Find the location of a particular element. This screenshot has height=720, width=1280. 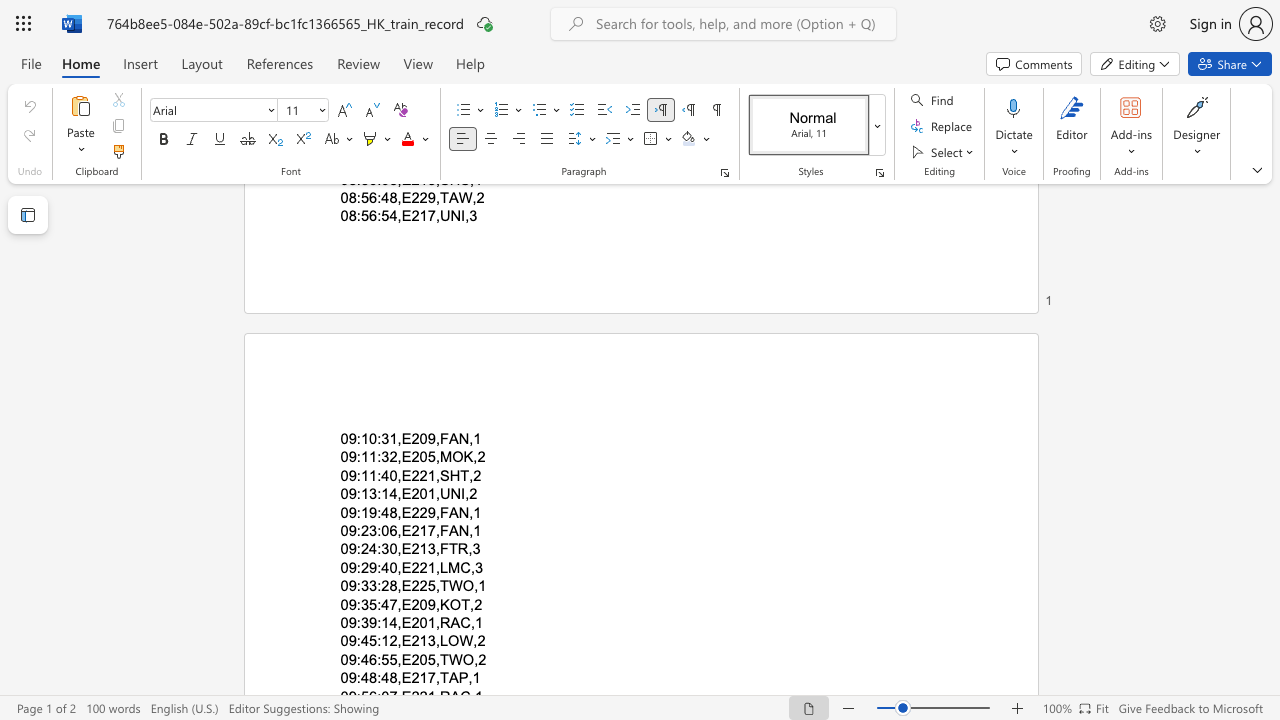

the subset text ",U" within the text "09:13:14,E201,UNI,2" is located at coordinates (434, 494).